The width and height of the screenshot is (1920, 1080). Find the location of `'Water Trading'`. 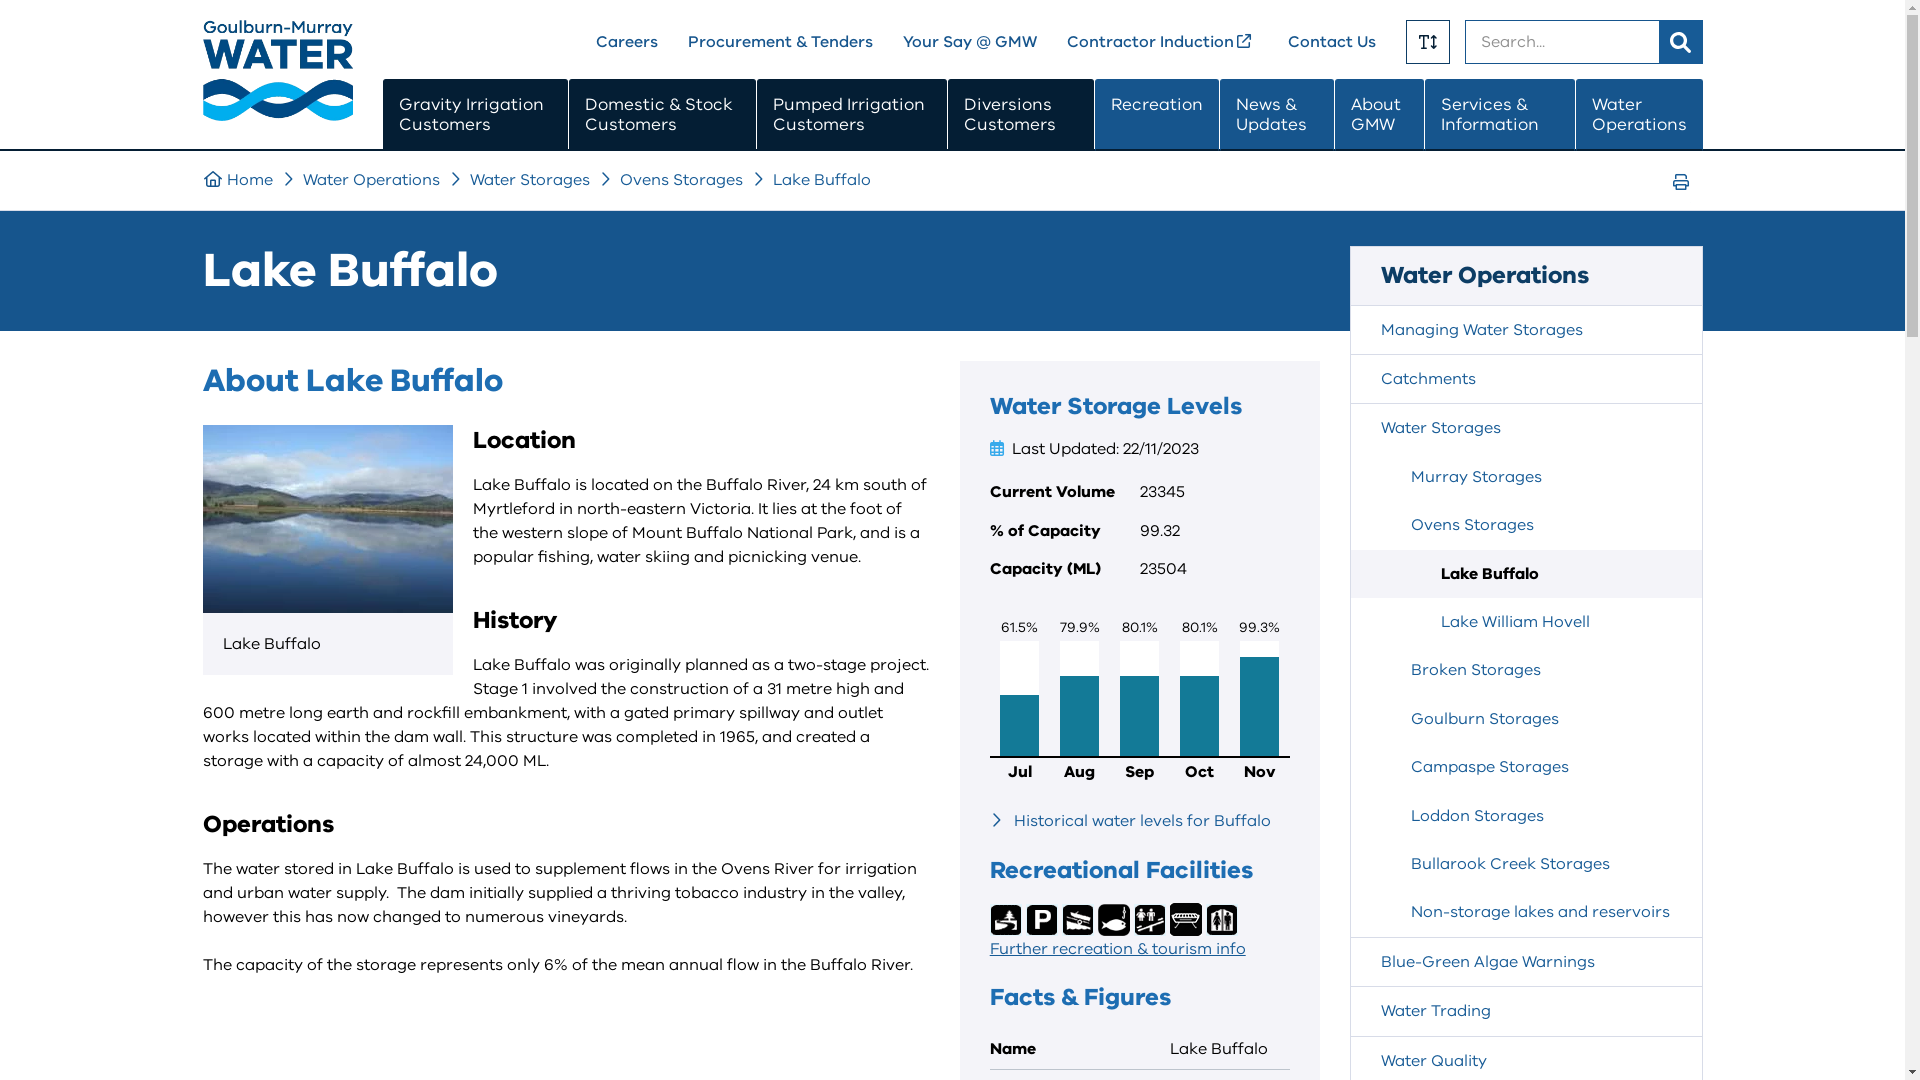

'Water Trading' is located at coordinates (1525, 1010).